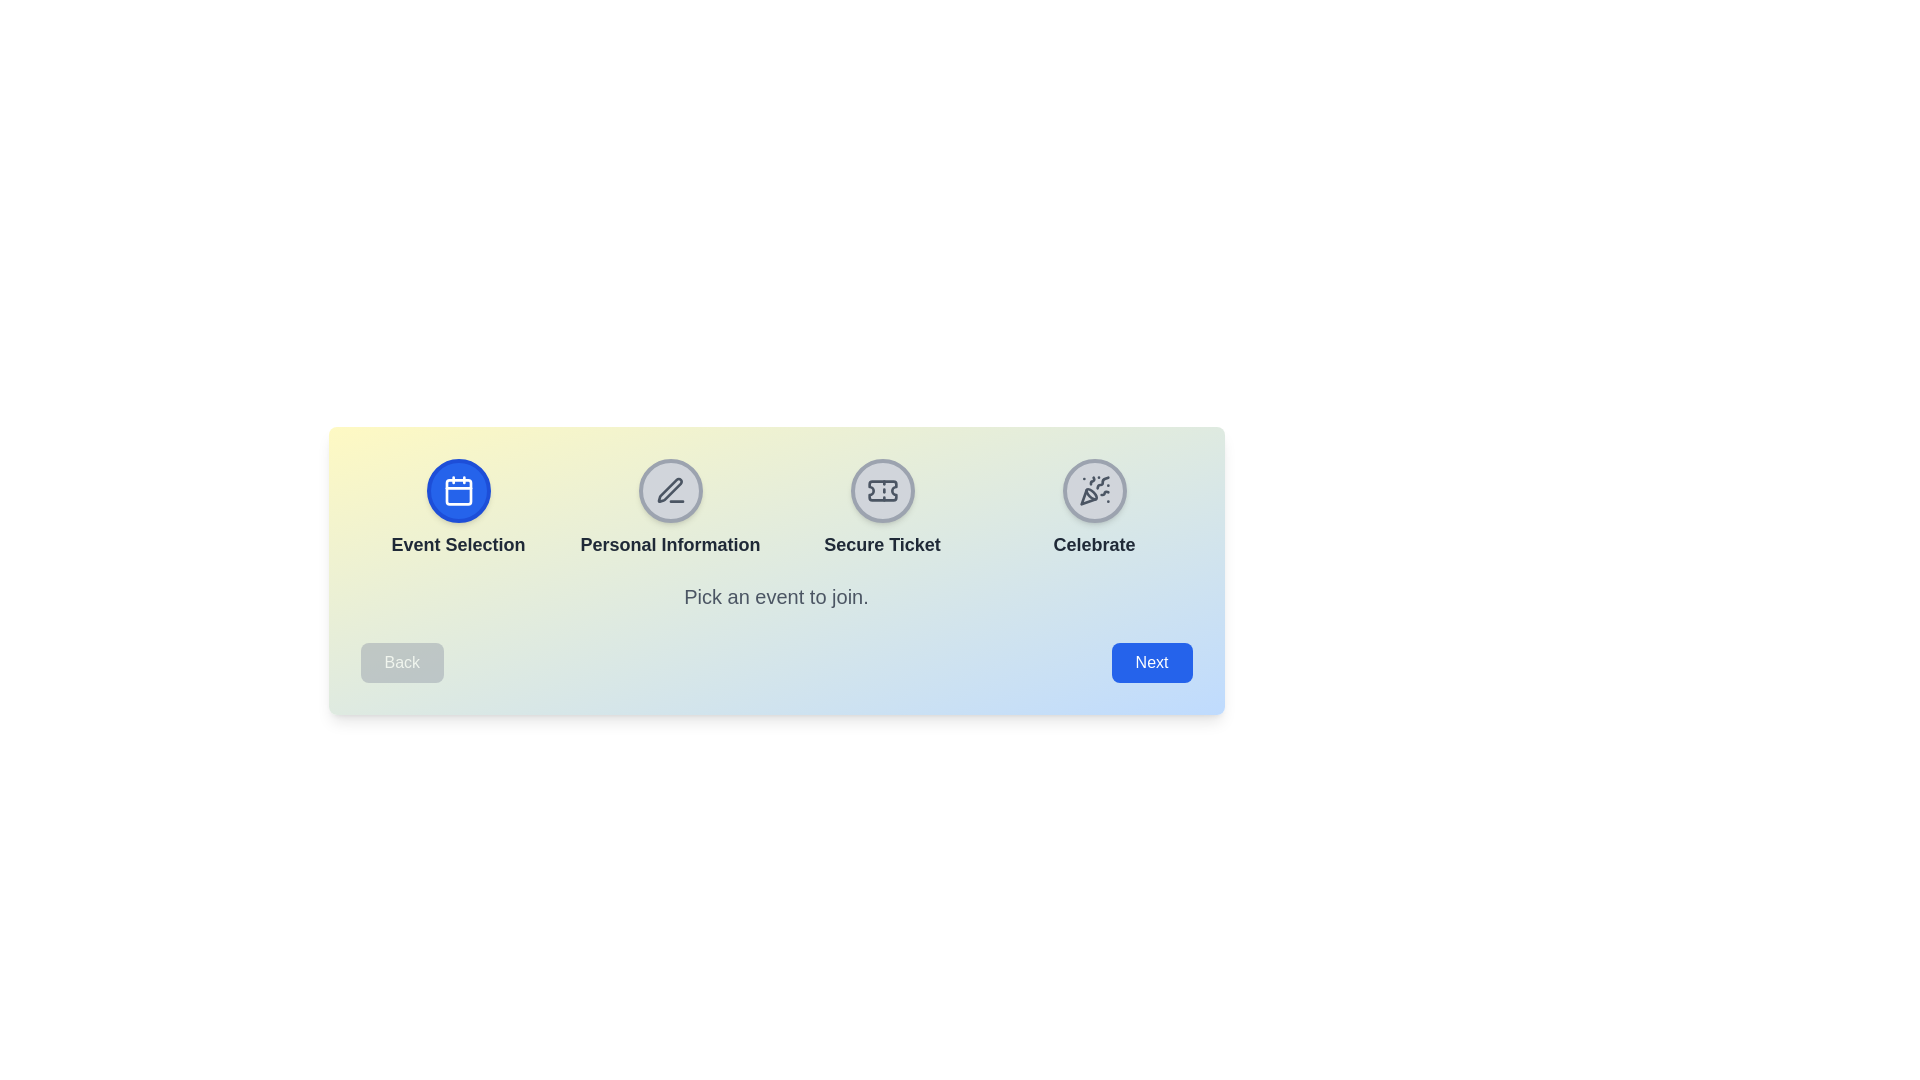 The width and height of the screenshot is (1920, 1080). Describe the element at coordinates (1152, 663) in the screenshot. I see `the 'Next' button to proceed to the next step` at that location.